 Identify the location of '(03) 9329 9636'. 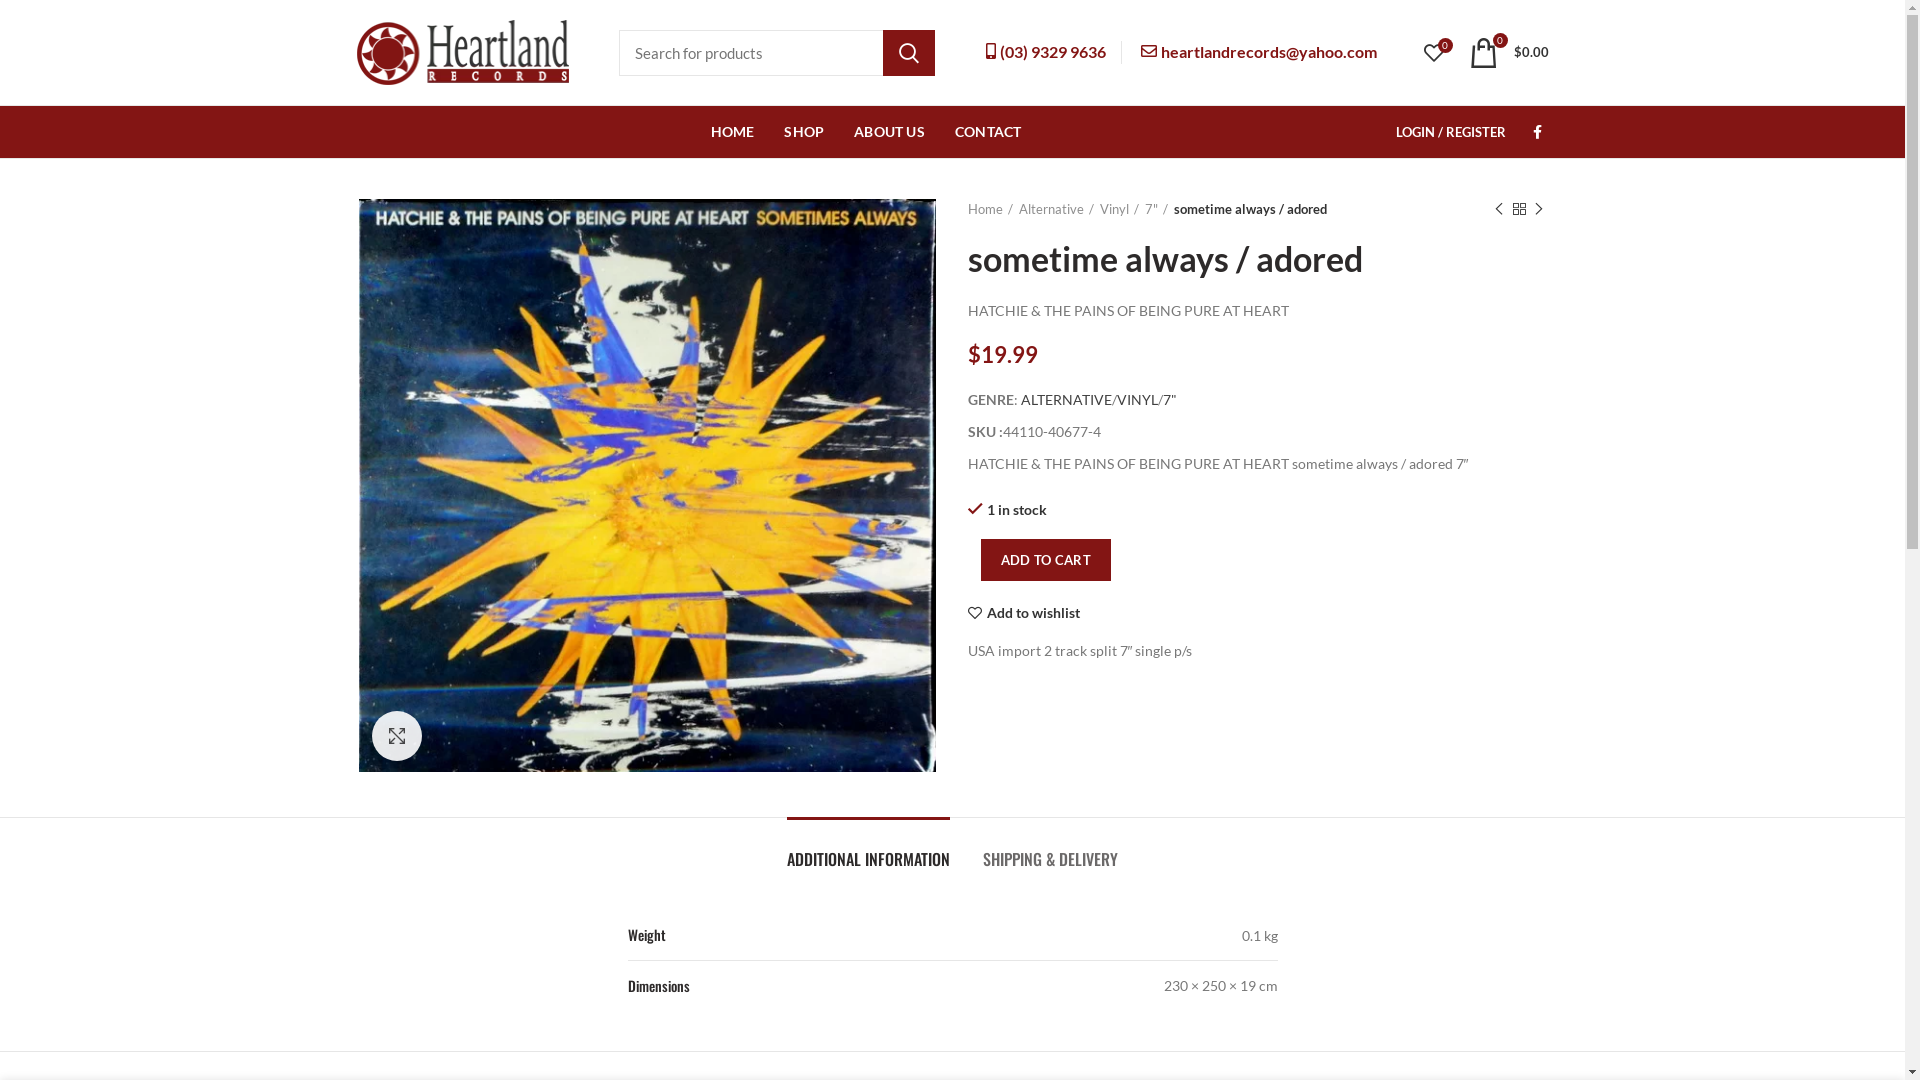
(1044, 50).